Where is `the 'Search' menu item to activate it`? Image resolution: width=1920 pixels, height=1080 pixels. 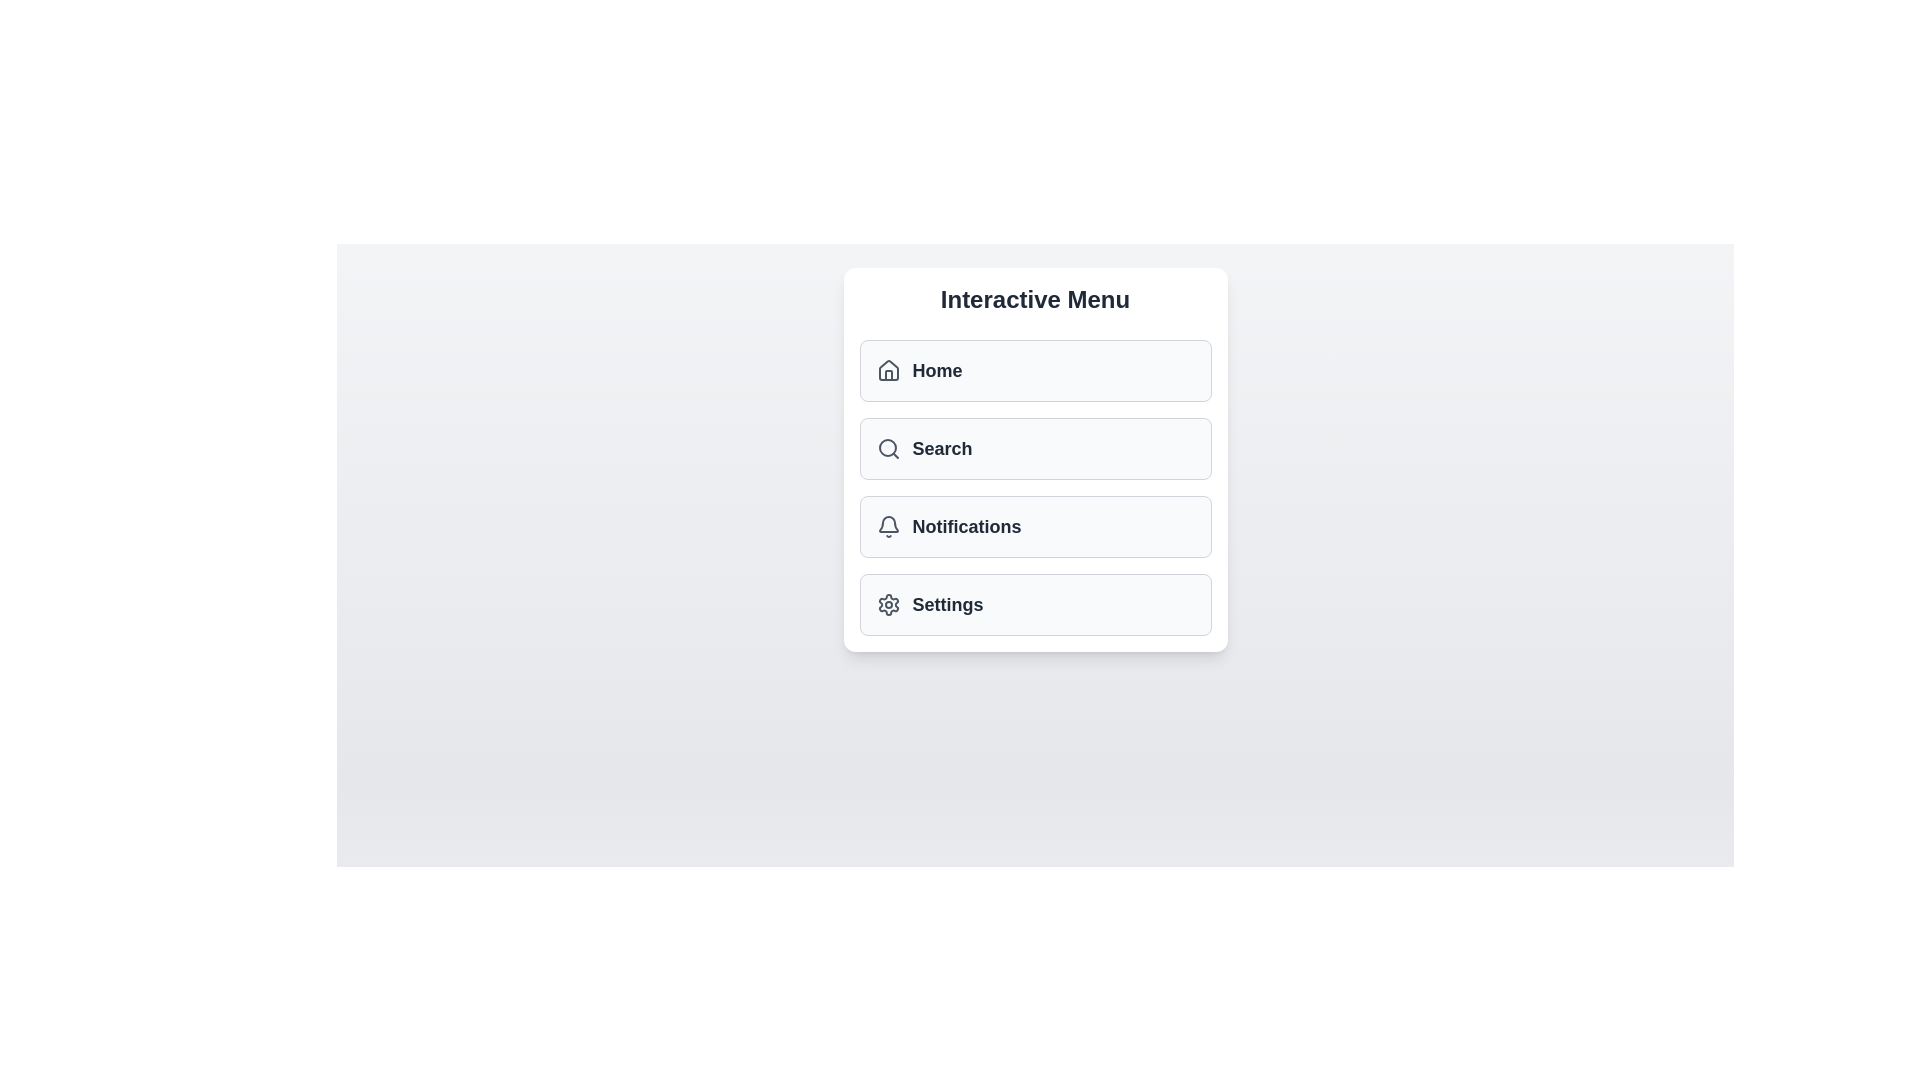 the 'Search' menu item to activate it is located at coordinates (1035, 447).